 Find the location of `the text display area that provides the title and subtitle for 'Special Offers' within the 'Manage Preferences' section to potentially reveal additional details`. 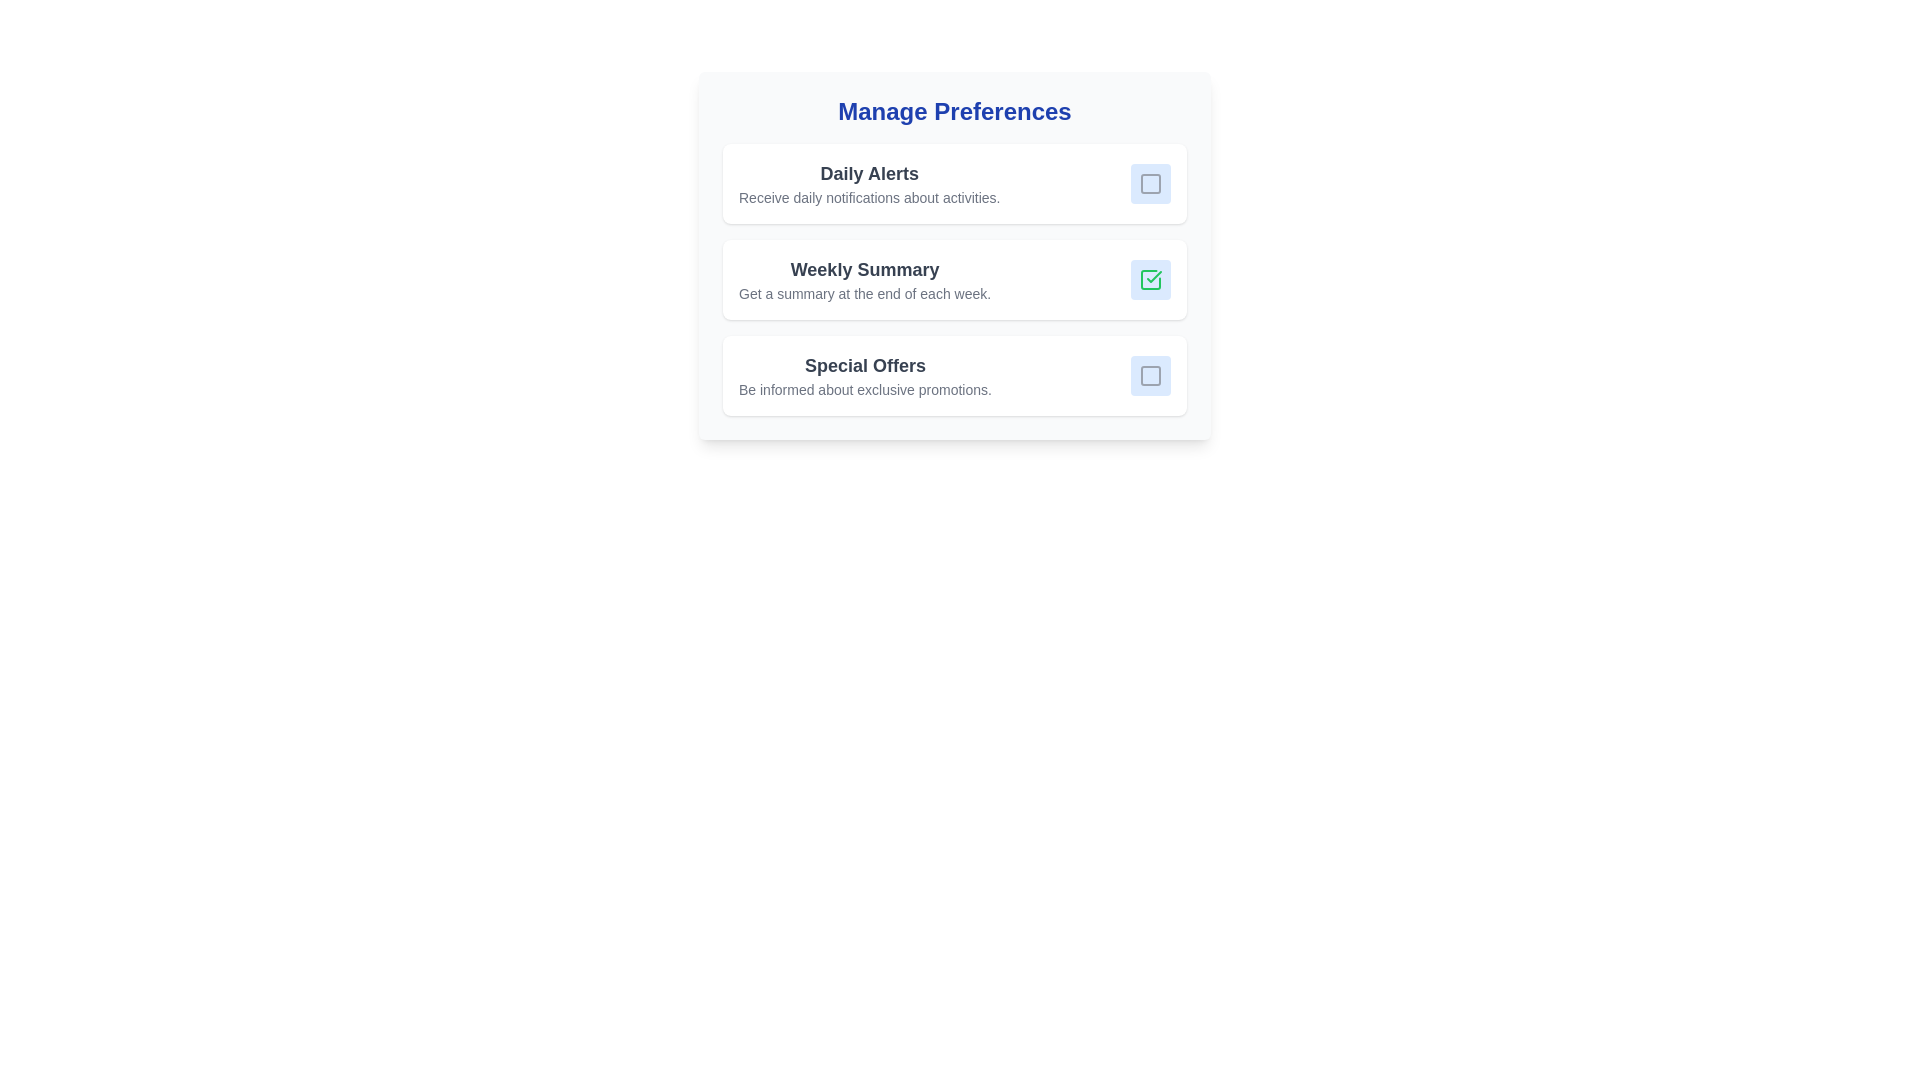

the text display area that provides the title and subtitle for 'Special Offers' within the 'Manage Preferences' section to potentially reveal additional details is located at coordinates (865, 375).